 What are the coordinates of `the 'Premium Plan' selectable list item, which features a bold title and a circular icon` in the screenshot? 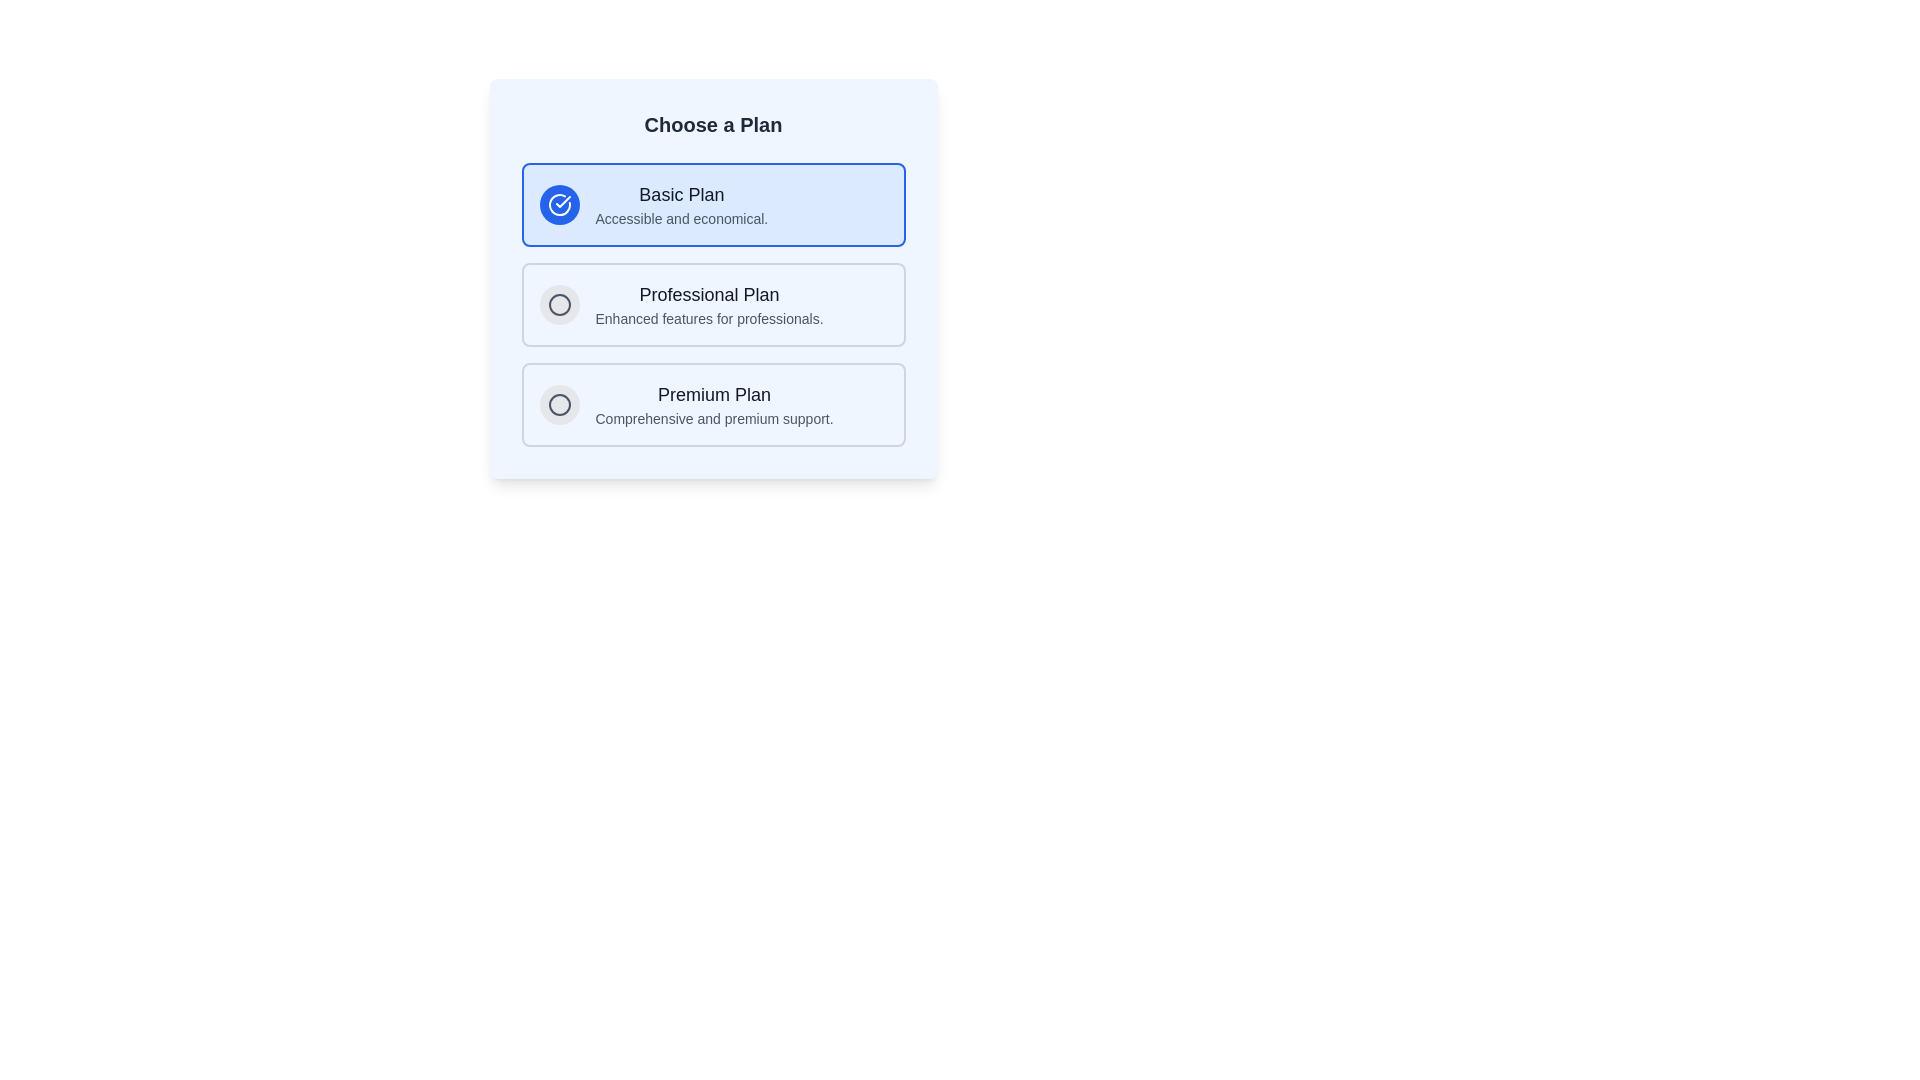 It's located at (713, 405).